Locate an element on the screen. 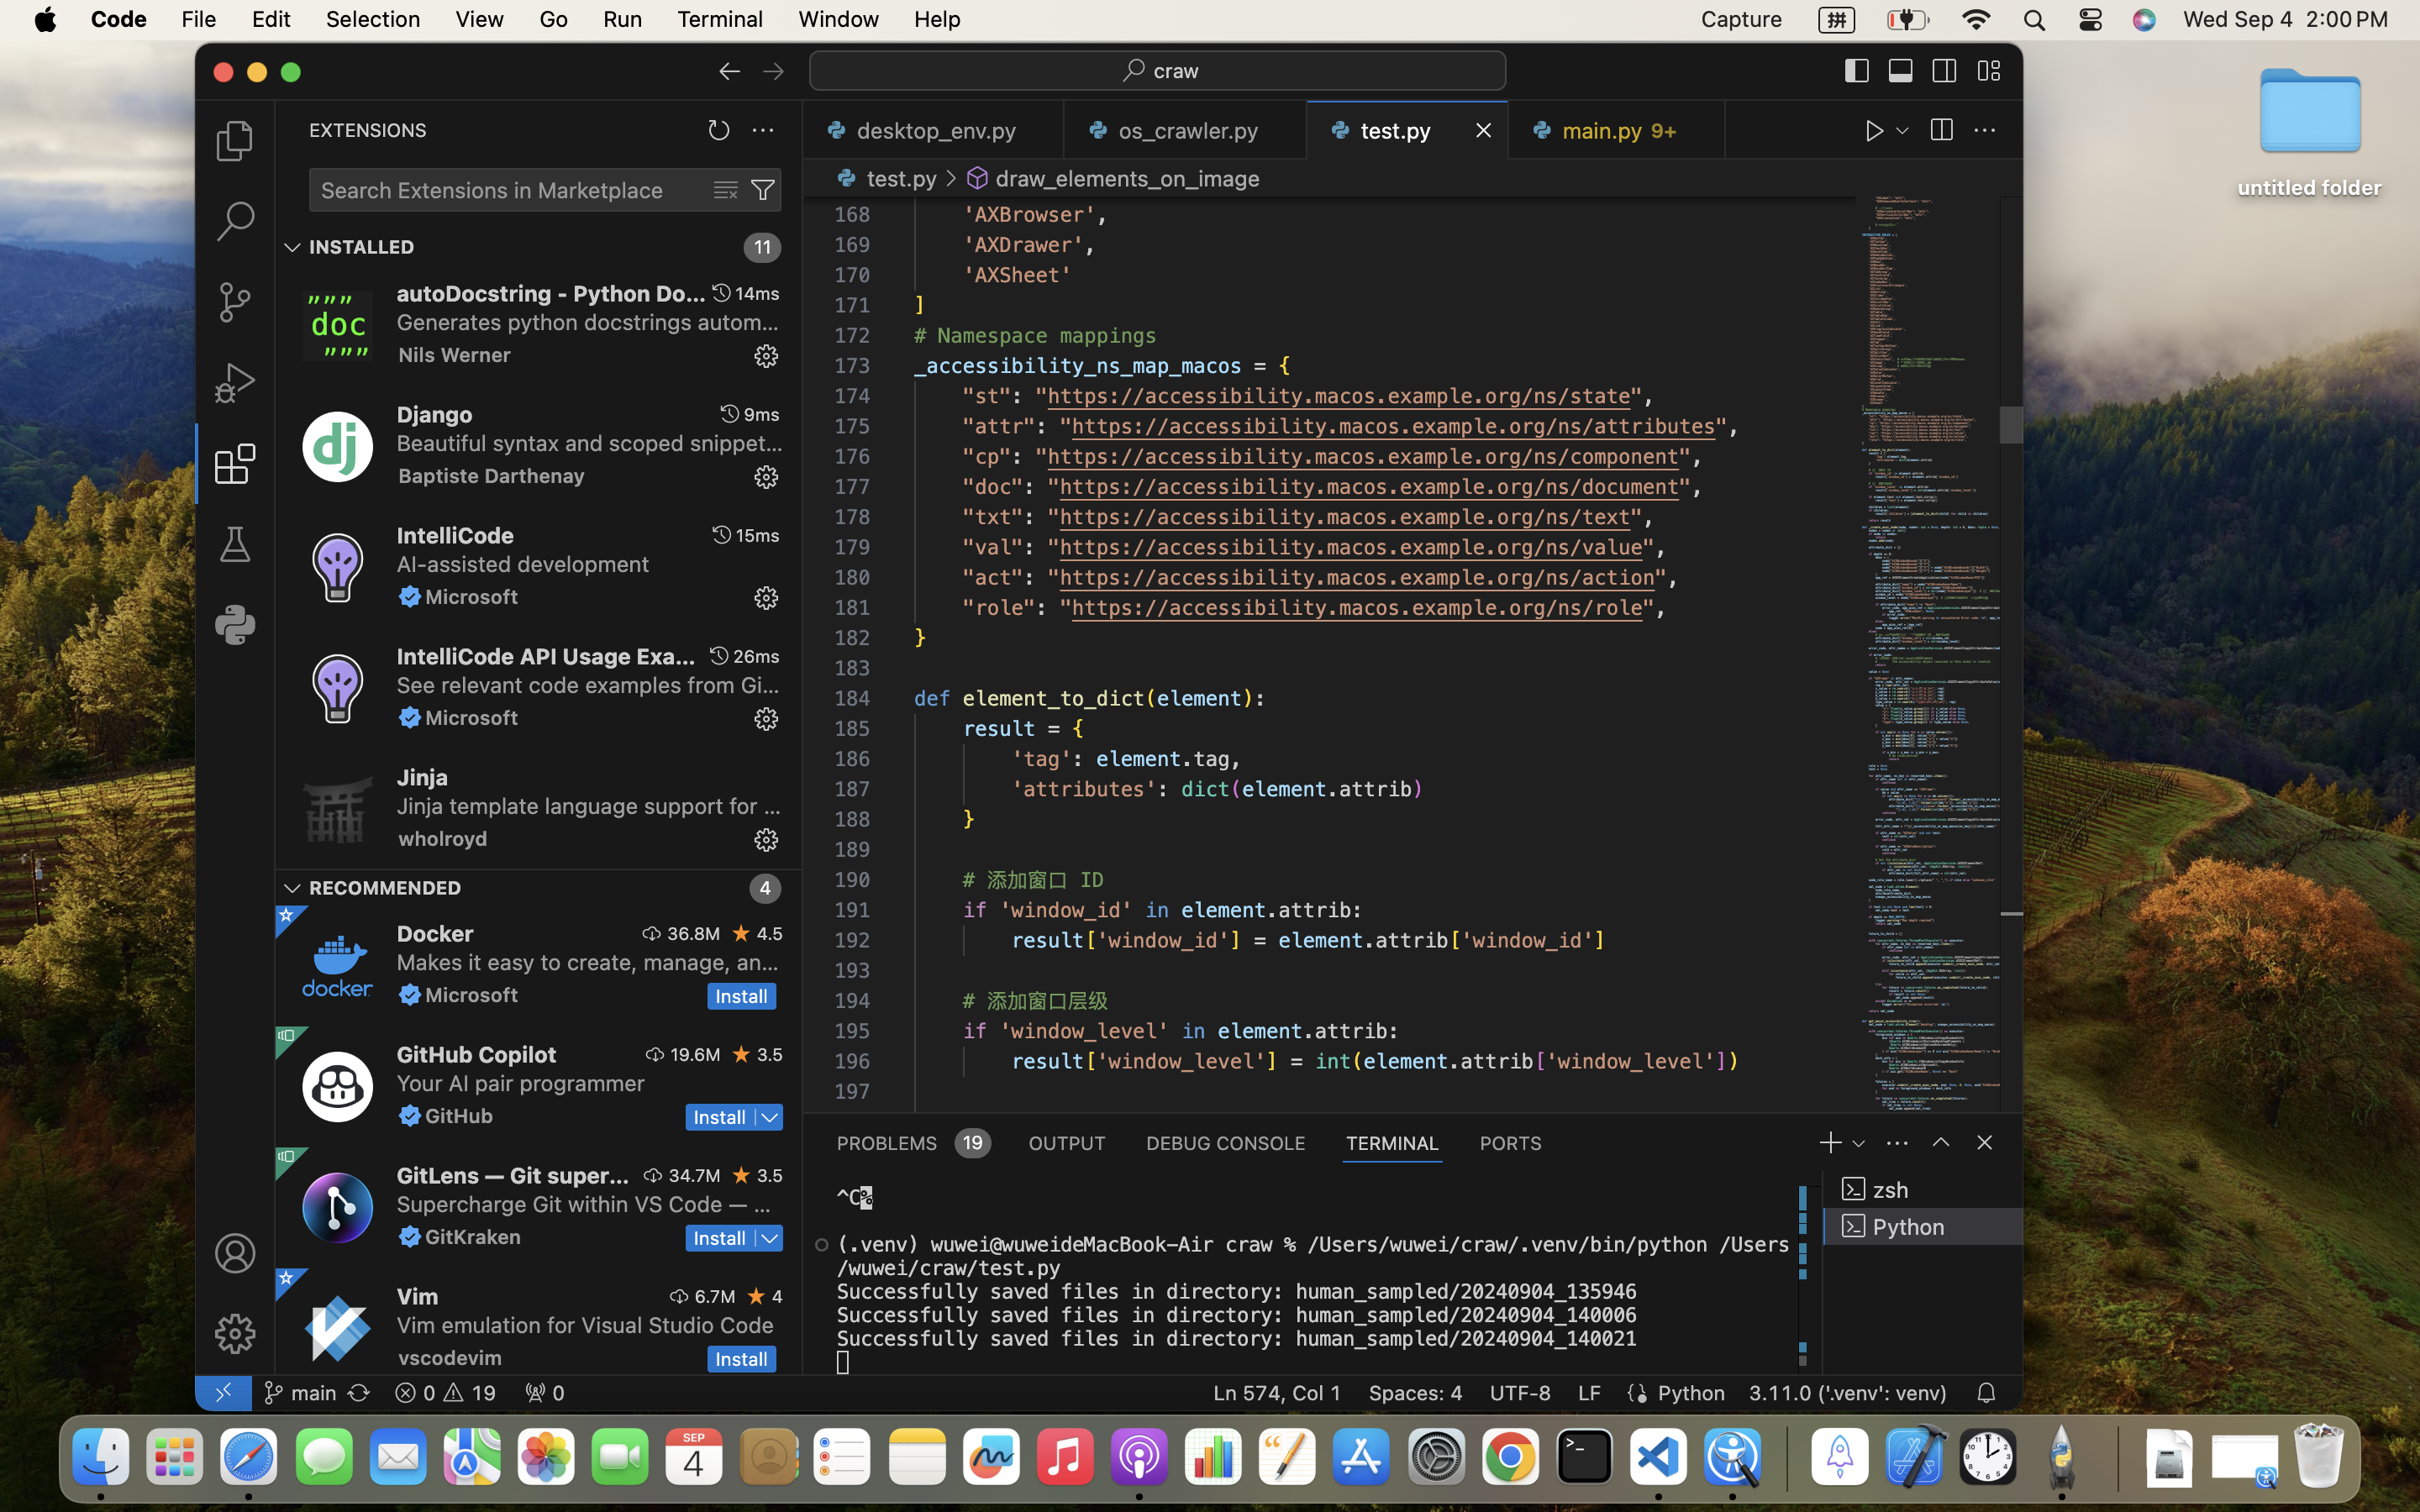  'autoDocstring - Python Docstring Generator' is located at coordinates (550, 292).